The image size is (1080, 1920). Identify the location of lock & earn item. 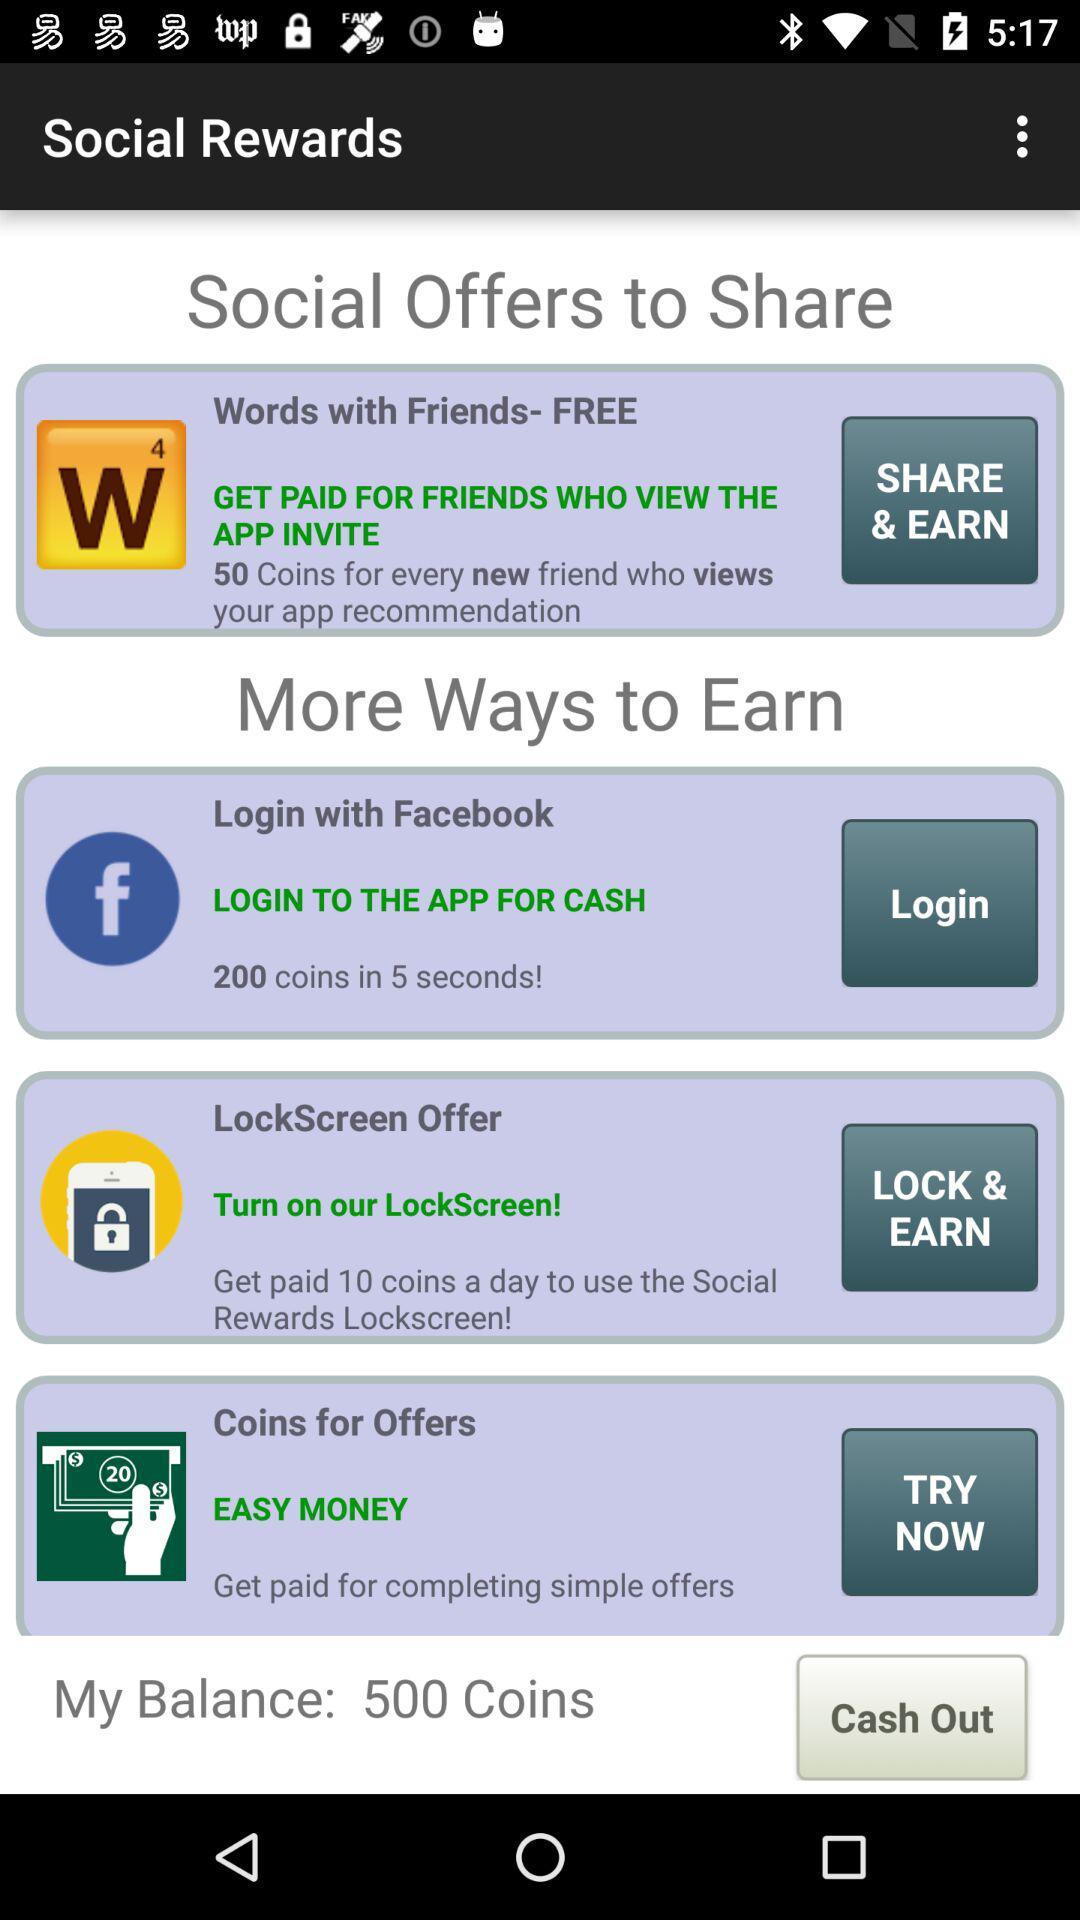
(939, 1206).